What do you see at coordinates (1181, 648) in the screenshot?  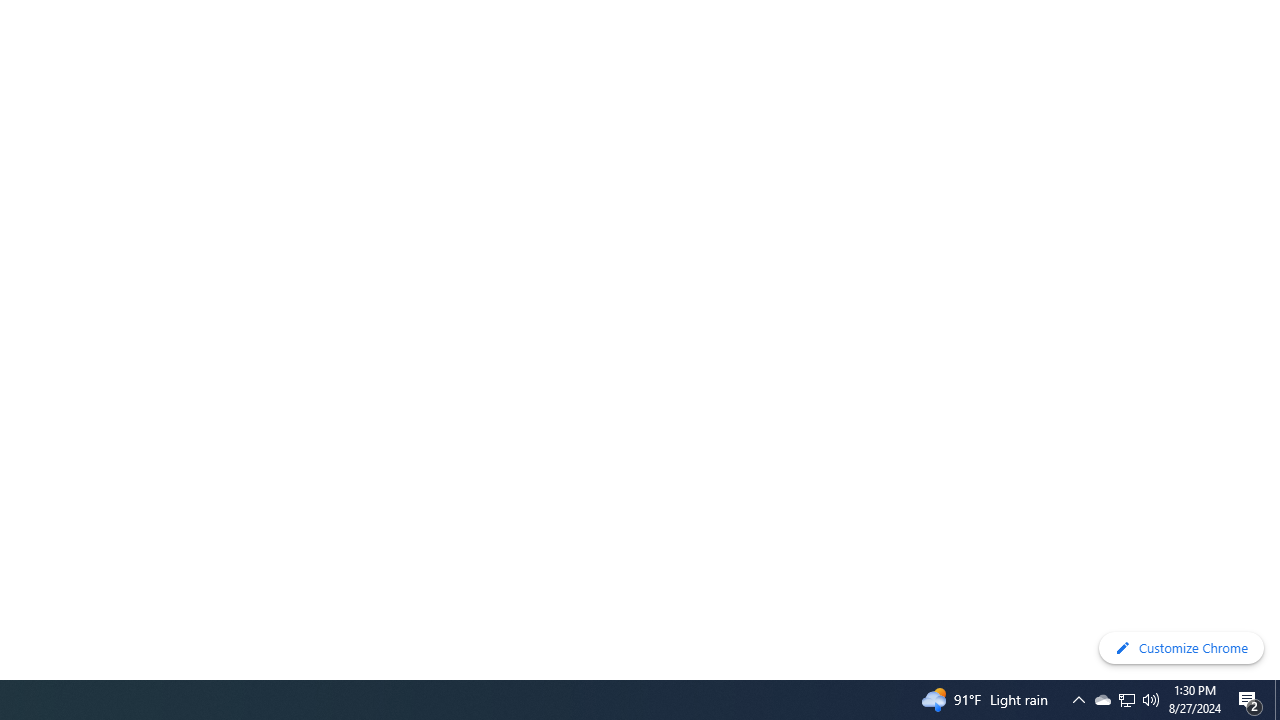 I see `'Customize Chrome'` at bounding box center [1181, 648].